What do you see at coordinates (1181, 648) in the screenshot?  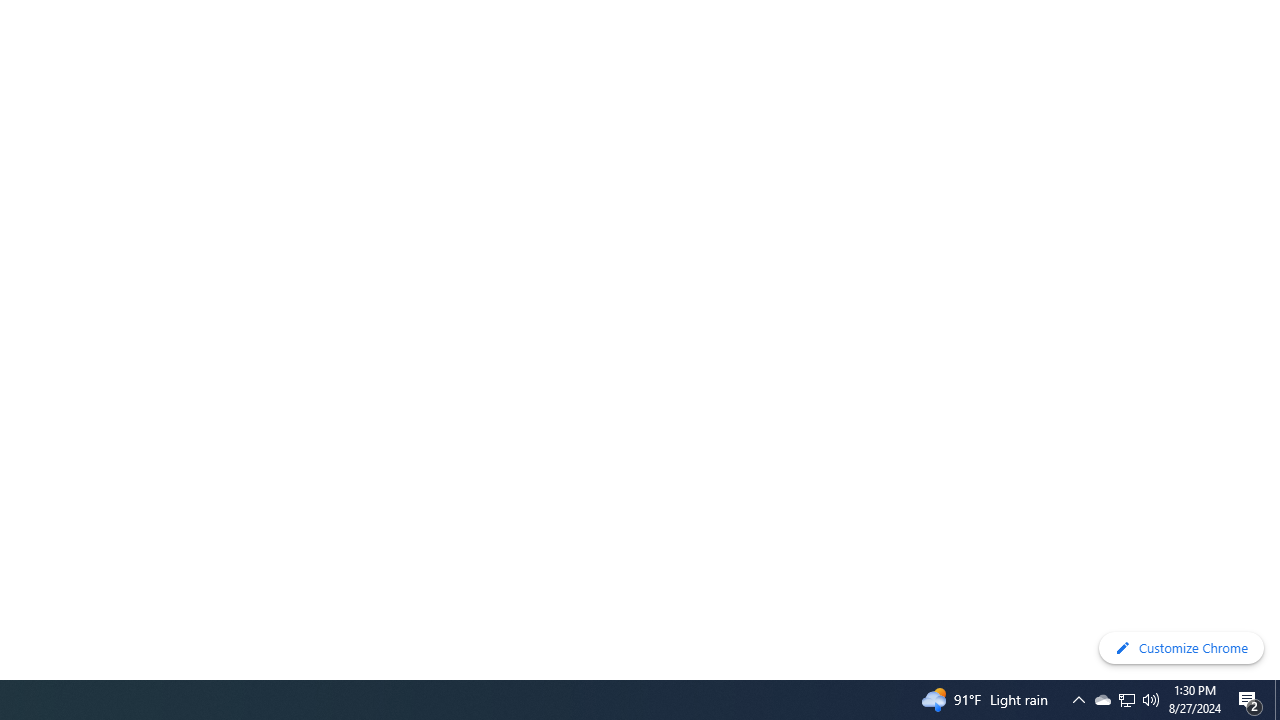 I see `'Customize Chrome'` at bounding box center [1181, 648].